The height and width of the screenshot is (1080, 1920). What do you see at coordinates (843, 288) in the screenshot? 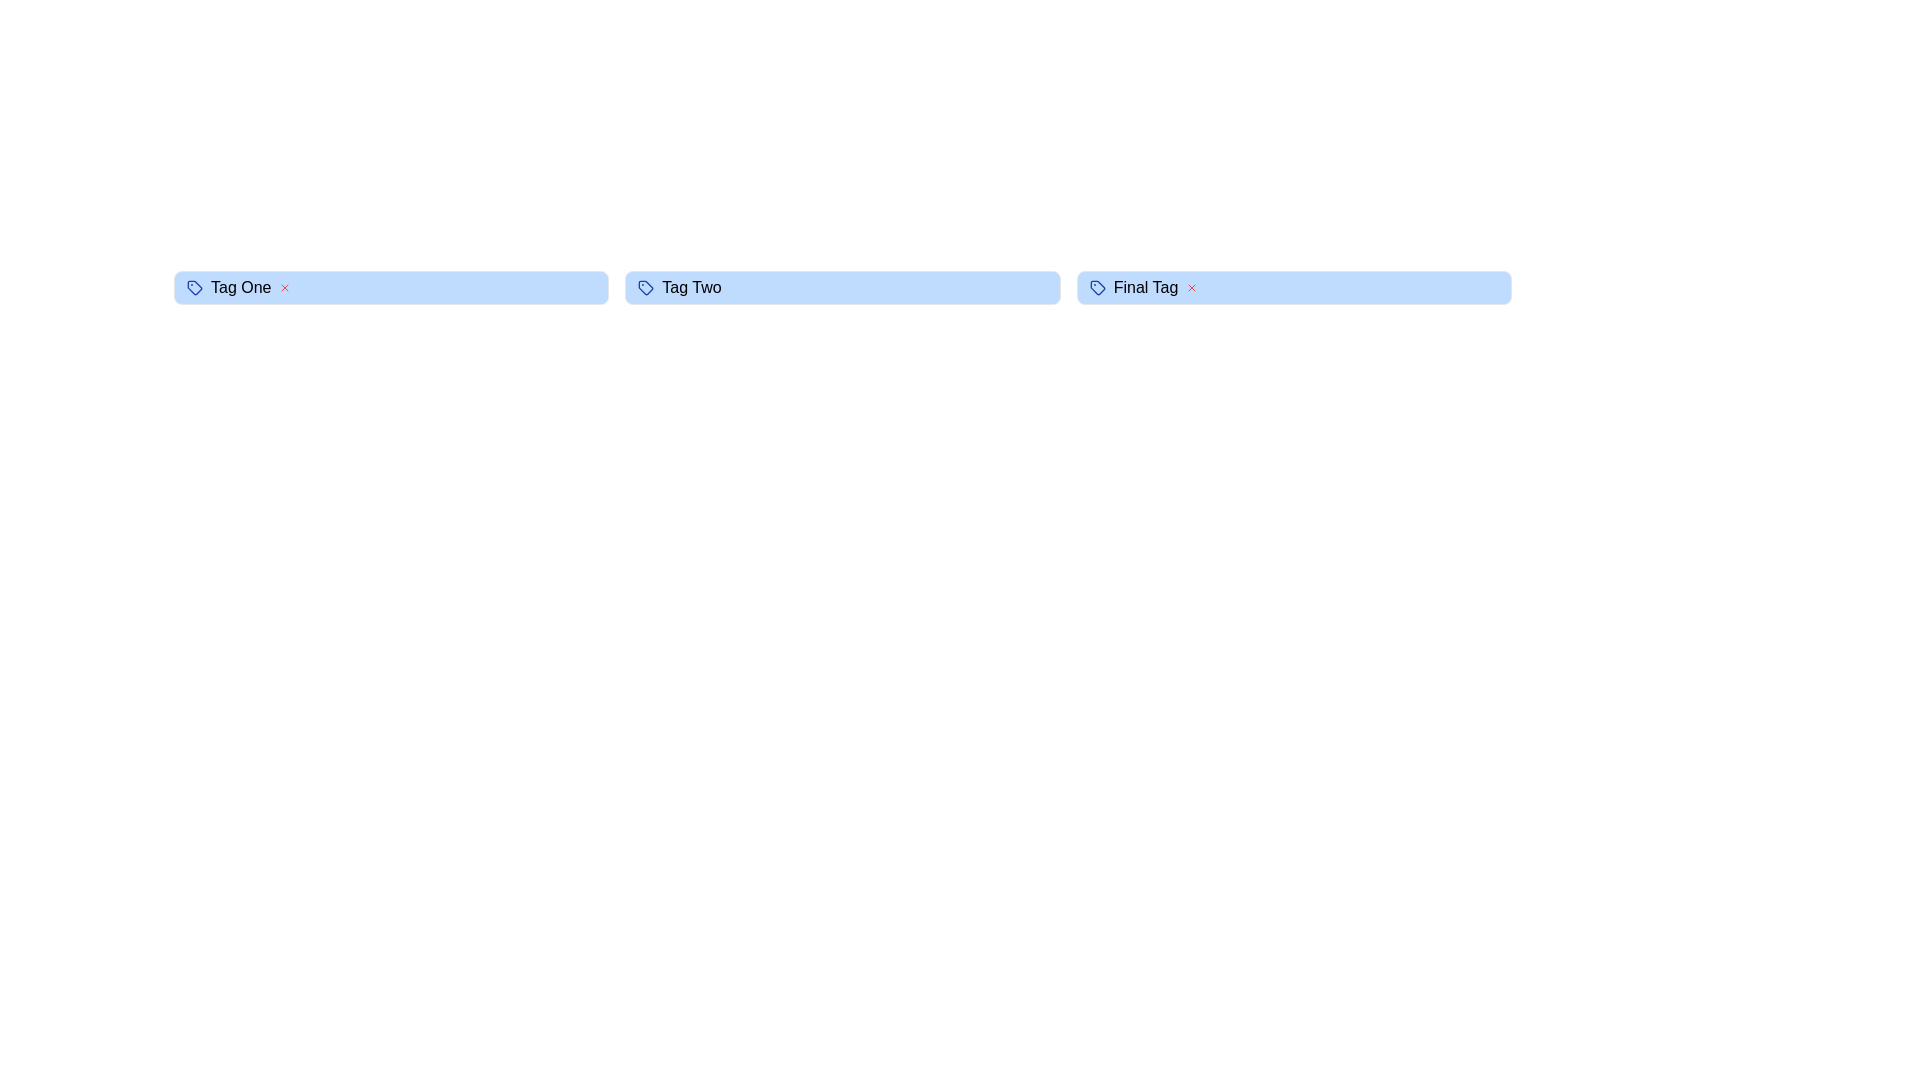
I see `the second tag in a horizontal arrangement, which is positioned between 'Tag One' and 'Final Tag'` at bounding box center [843, 288].